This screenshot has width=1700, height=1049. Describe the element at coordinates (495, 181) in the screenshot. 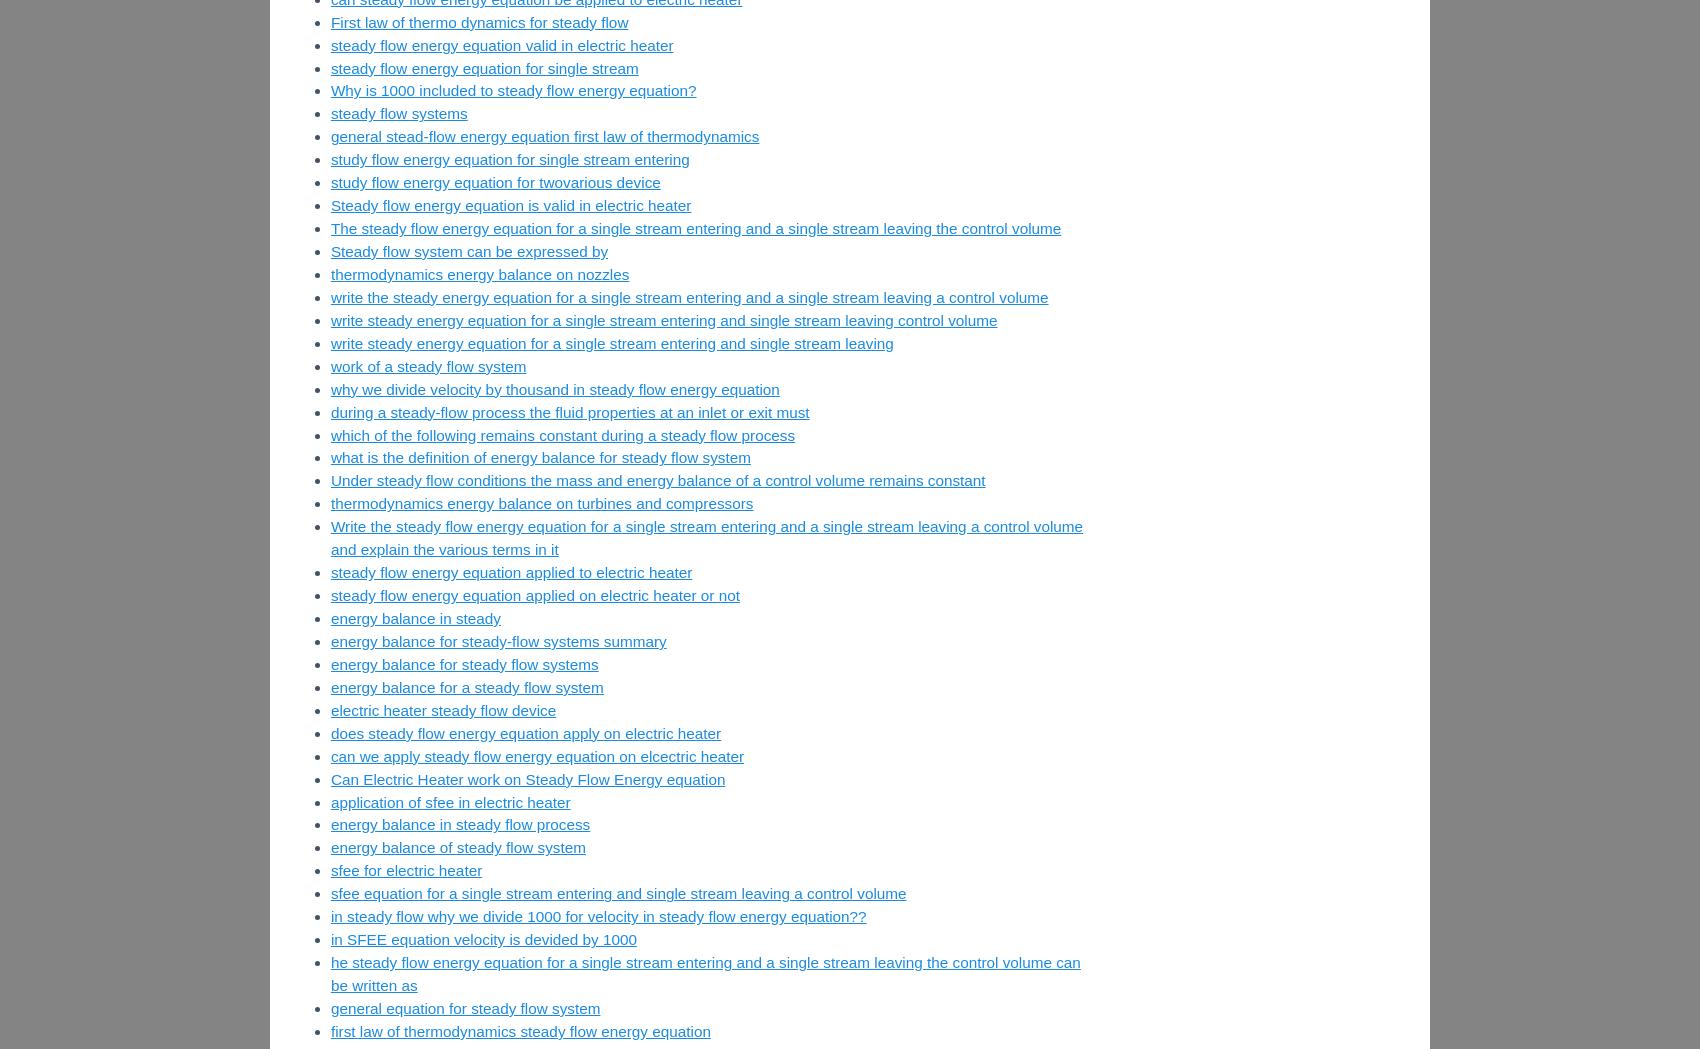

I see `'study flow energy equation for twovarious device'` at that location.